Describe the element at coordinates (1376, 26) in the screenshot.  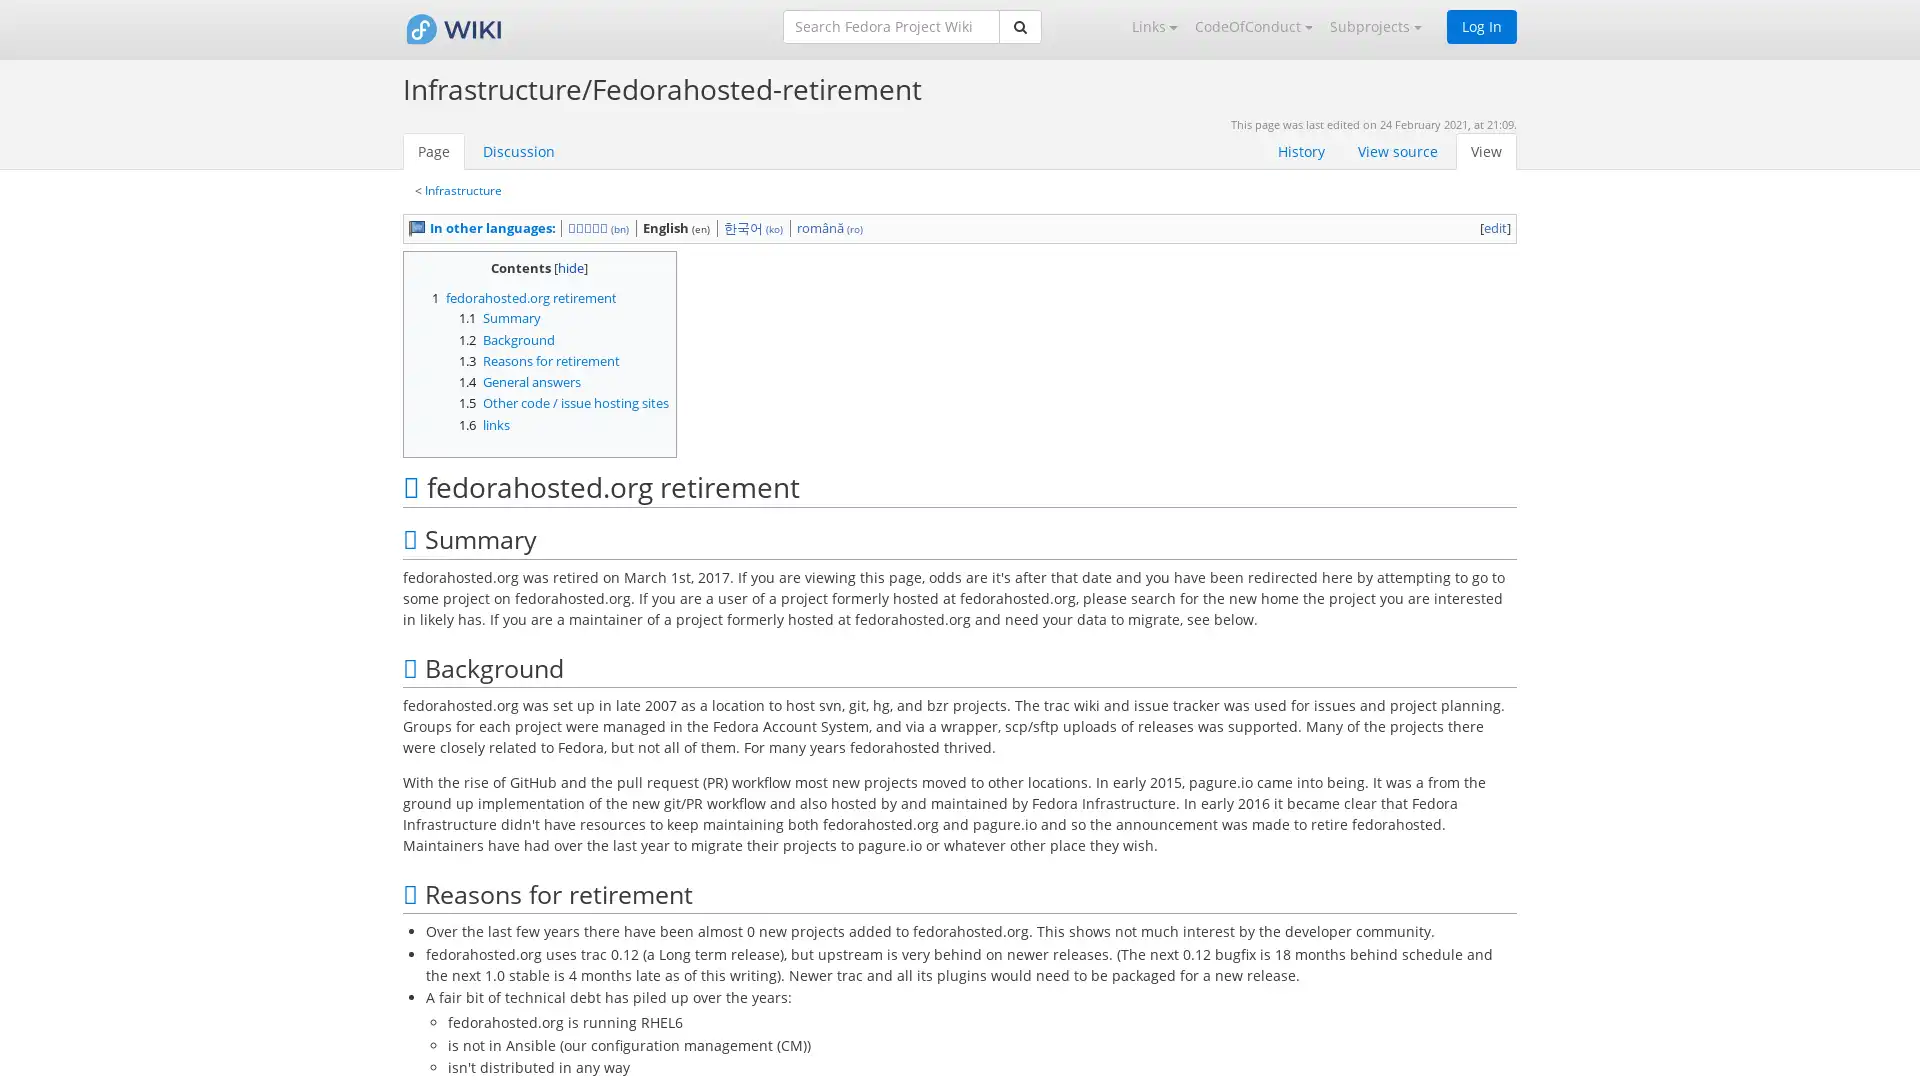
I see `Subprojects` at that location.